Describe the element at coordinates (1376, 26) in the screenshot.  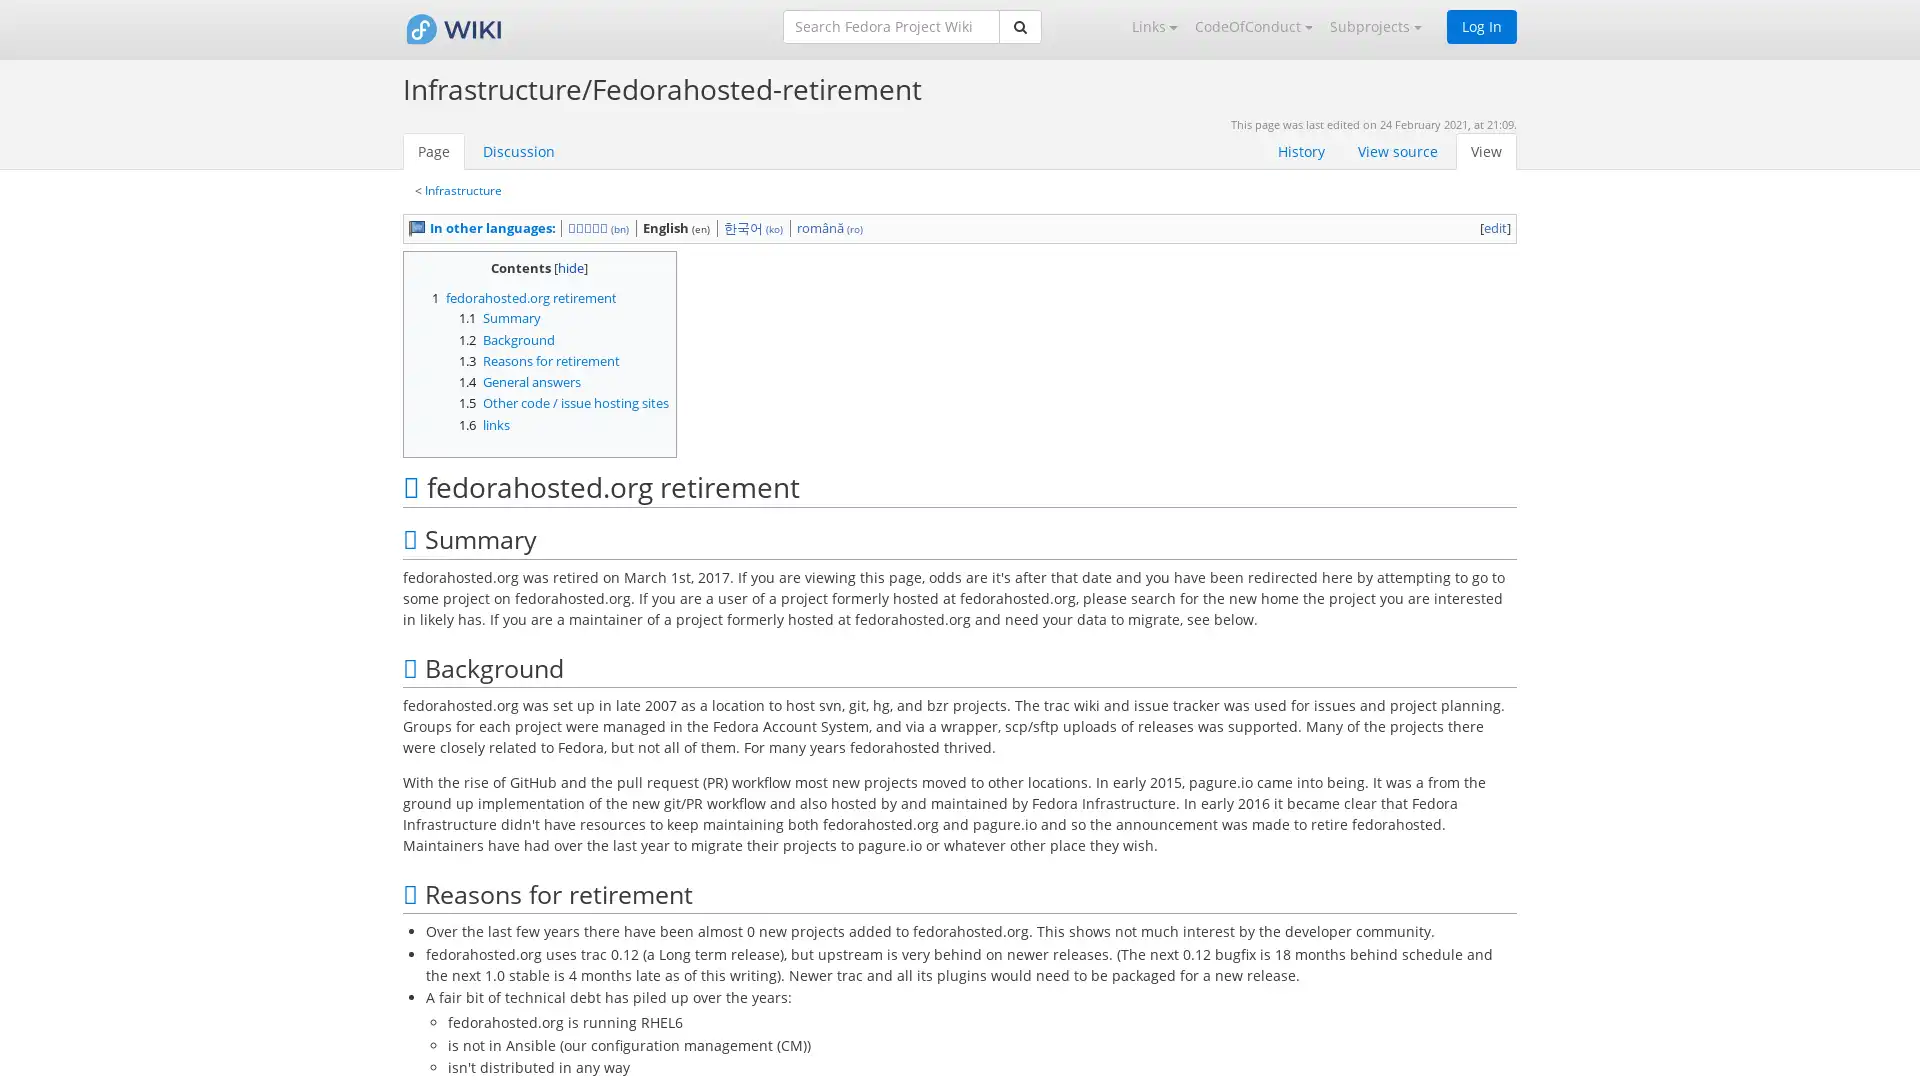
I see `Subprojects` at that location.